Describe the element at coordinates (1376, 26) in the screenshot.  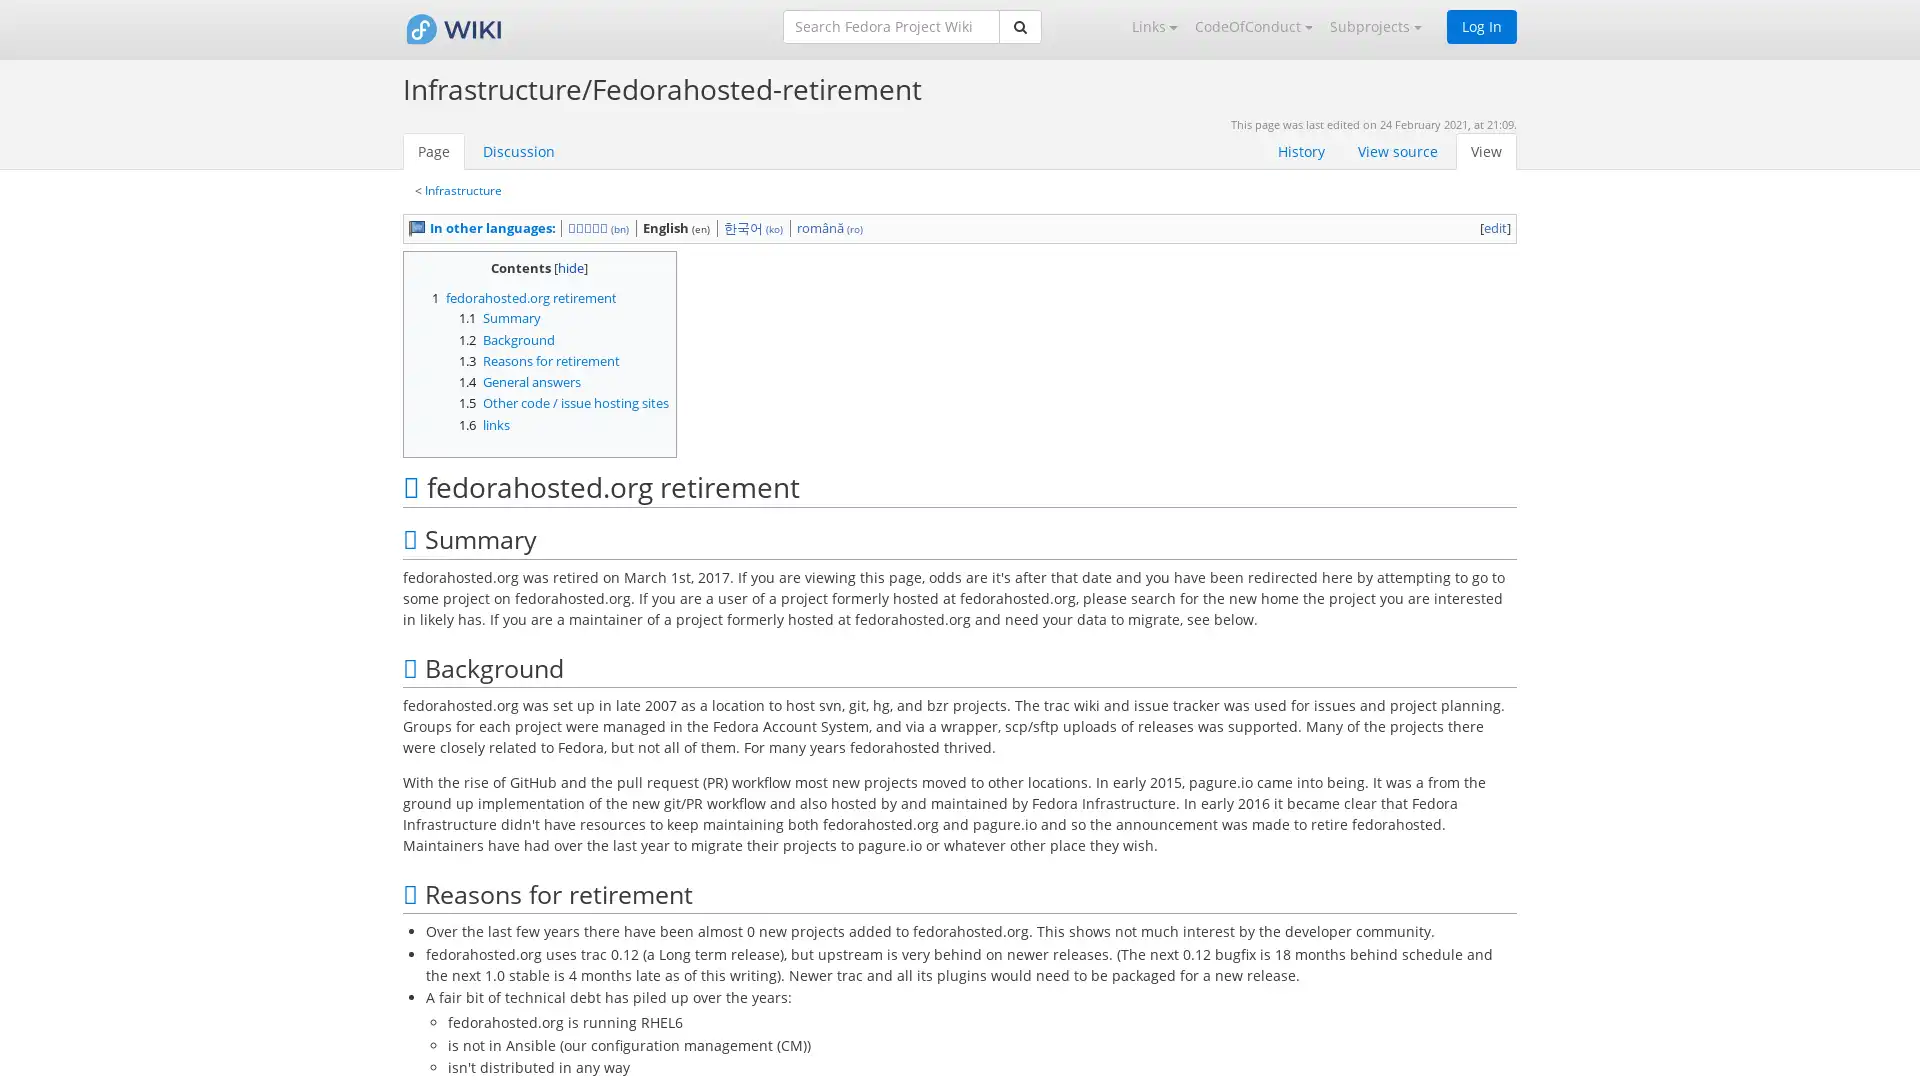
I see `Subprojects` at that location.